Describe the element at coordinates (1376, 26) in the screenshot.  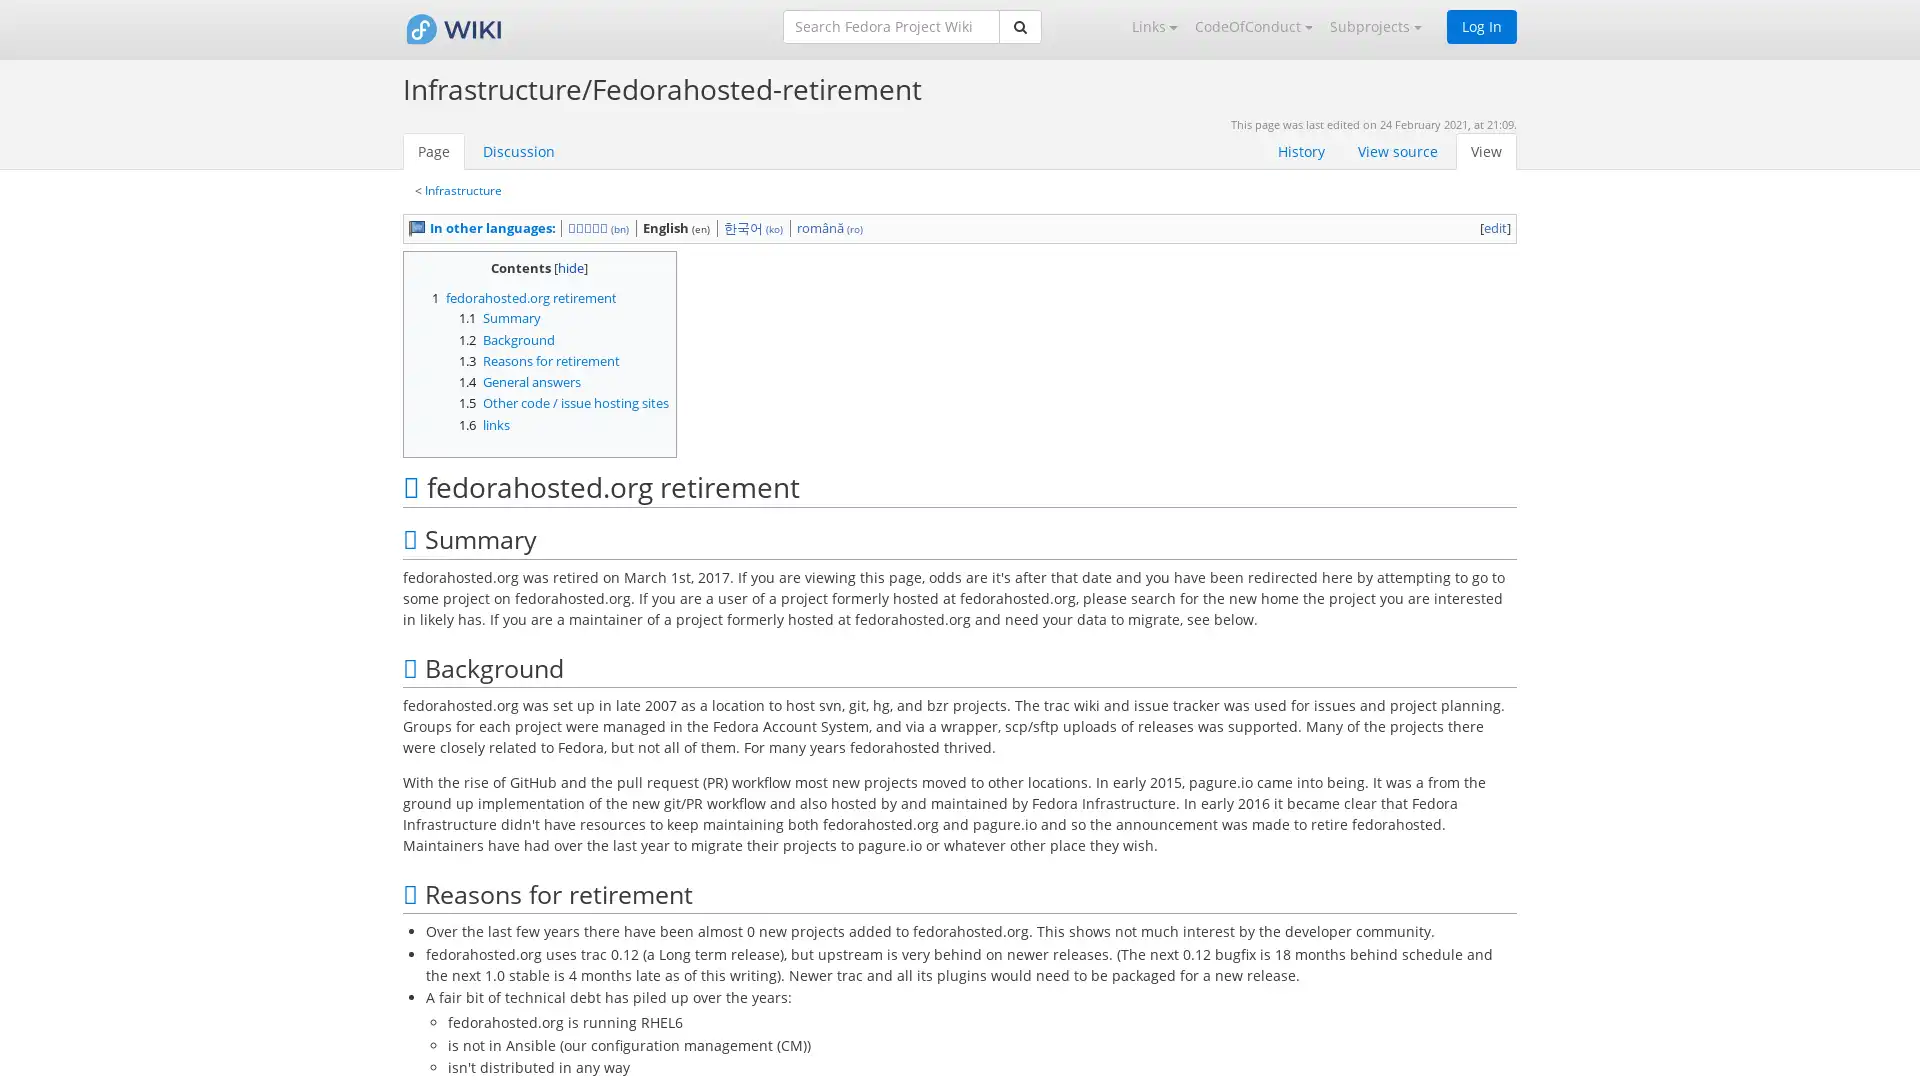
I see `Subprojects` at that location.